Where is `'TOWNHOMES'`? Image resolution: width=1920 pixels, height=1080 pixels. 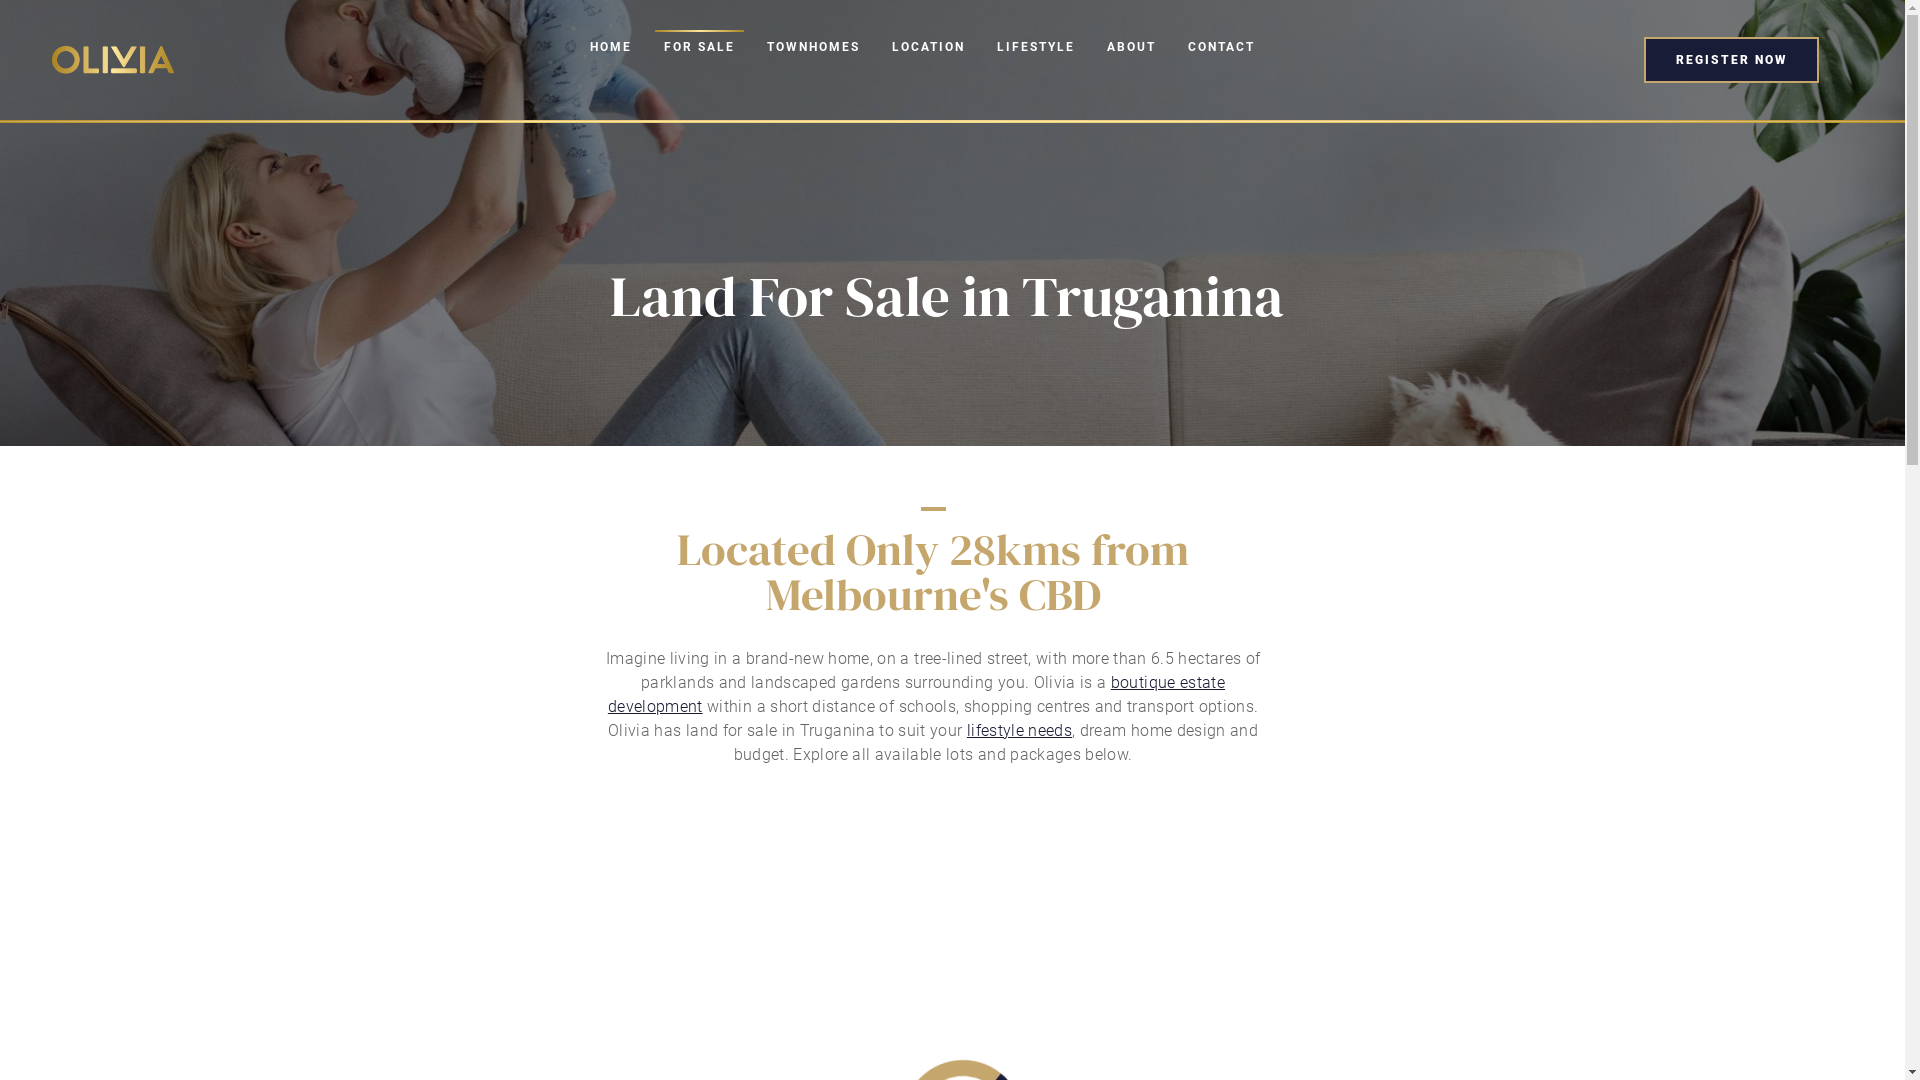 'TOWNHOMES' is located at coordinates (813, 45).